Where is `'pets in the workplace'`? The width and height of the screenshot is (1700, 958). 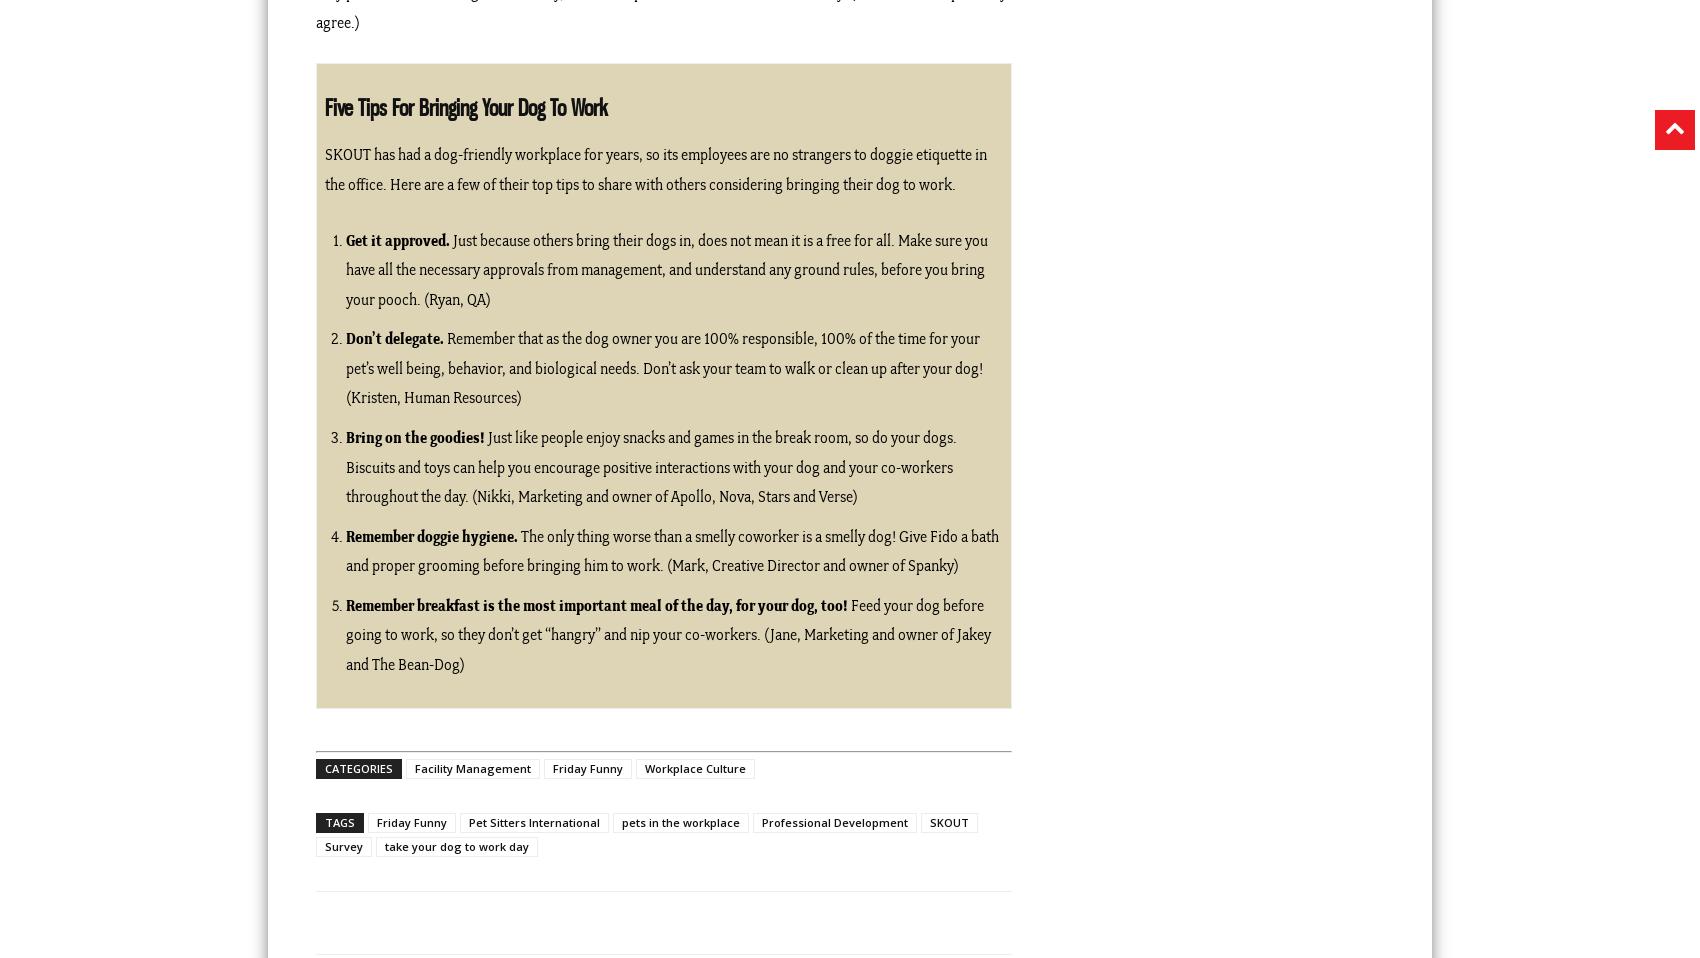
'pets in the workplace' is located at coordinates (621, 820).